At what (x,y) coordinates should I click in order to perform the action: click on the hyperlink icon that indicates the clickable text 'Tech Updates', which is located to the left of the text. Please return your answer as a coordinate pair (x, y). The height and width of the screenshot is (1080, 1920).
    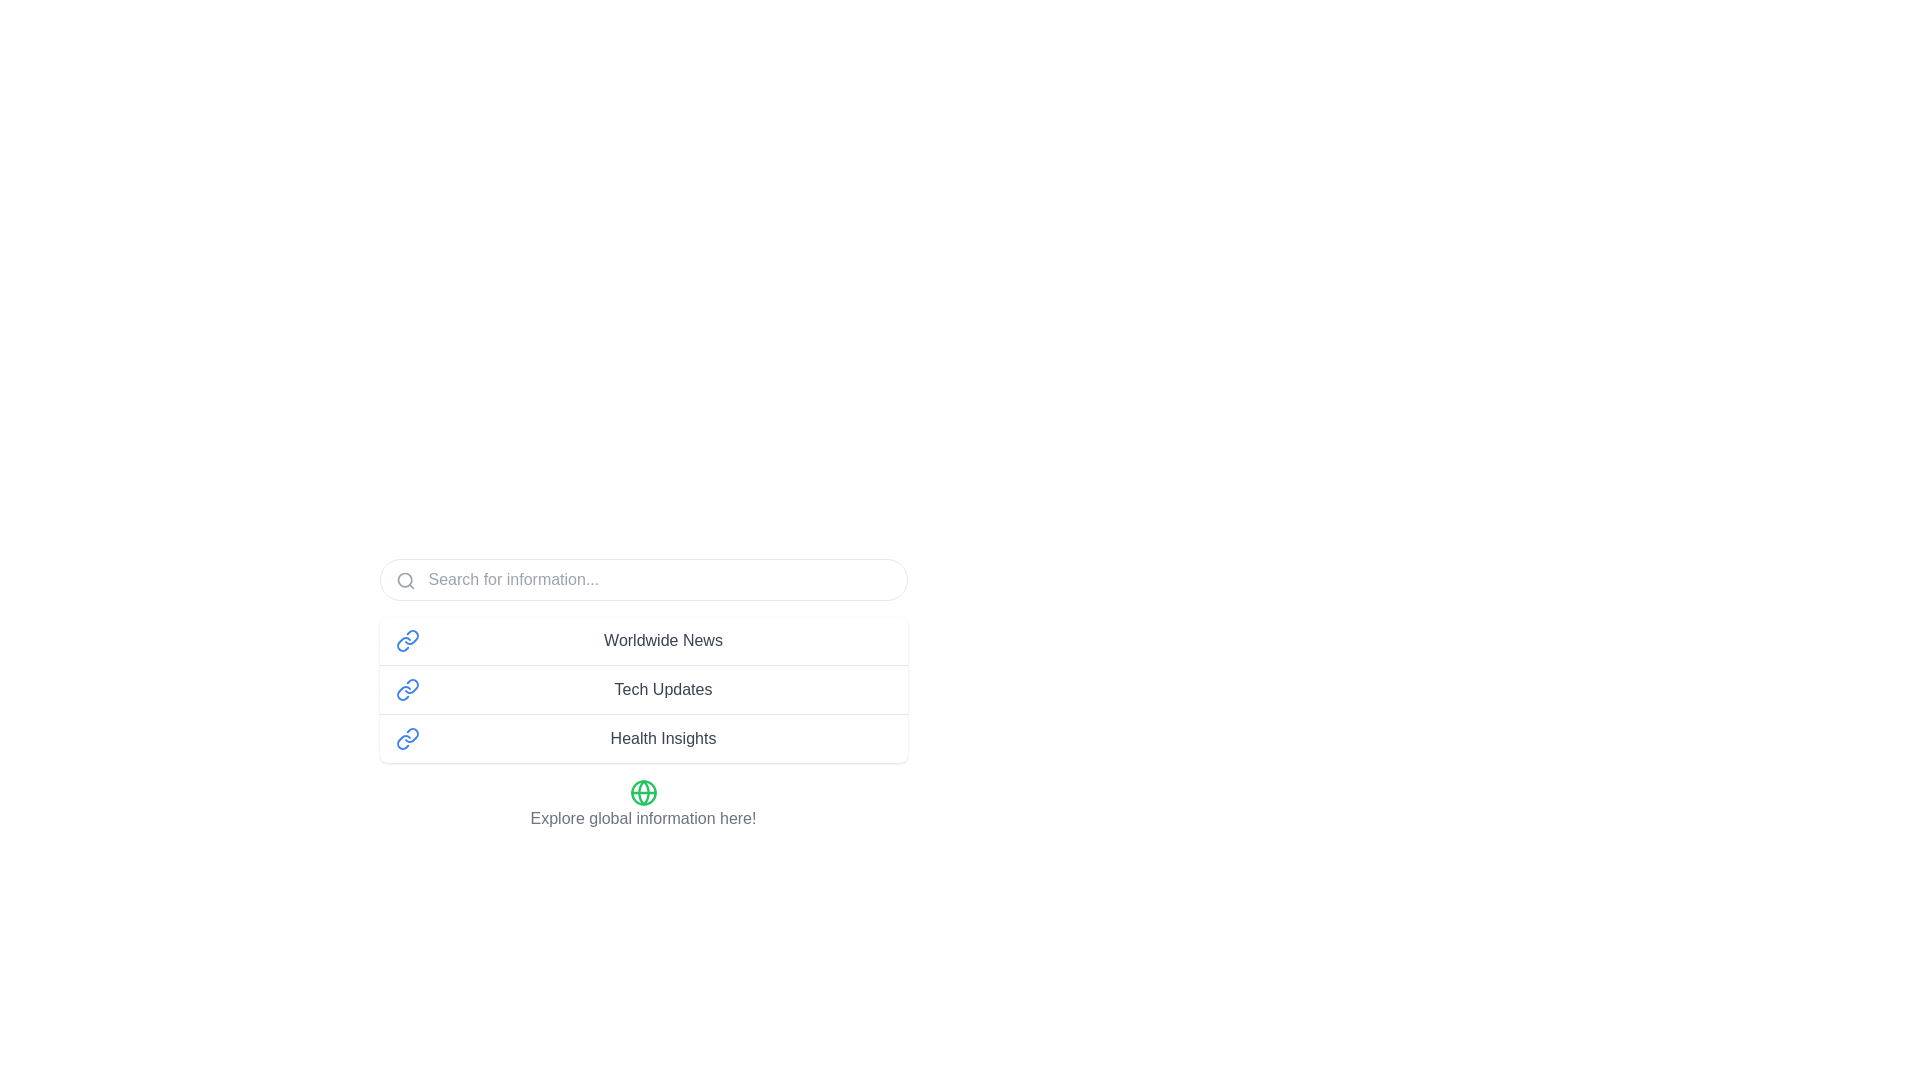
    Looking at the image, I should click on (406, 689).